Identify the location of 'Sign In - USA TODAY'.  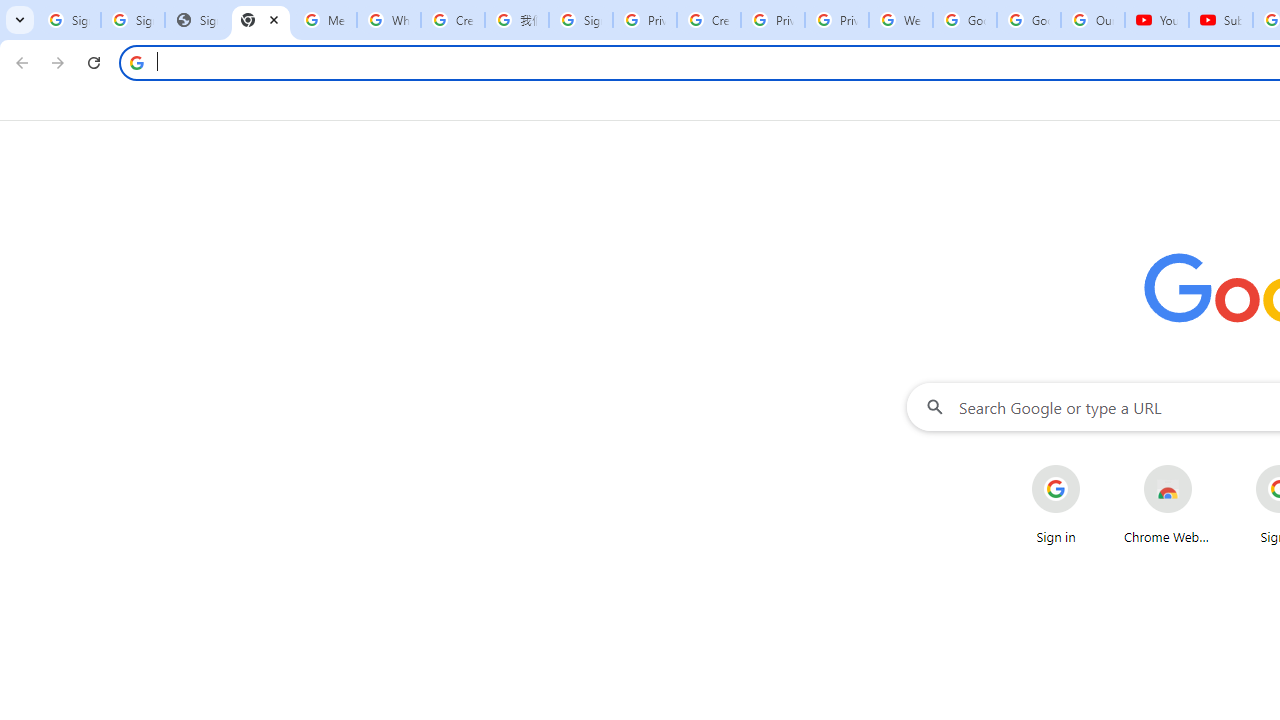
(197, 20).